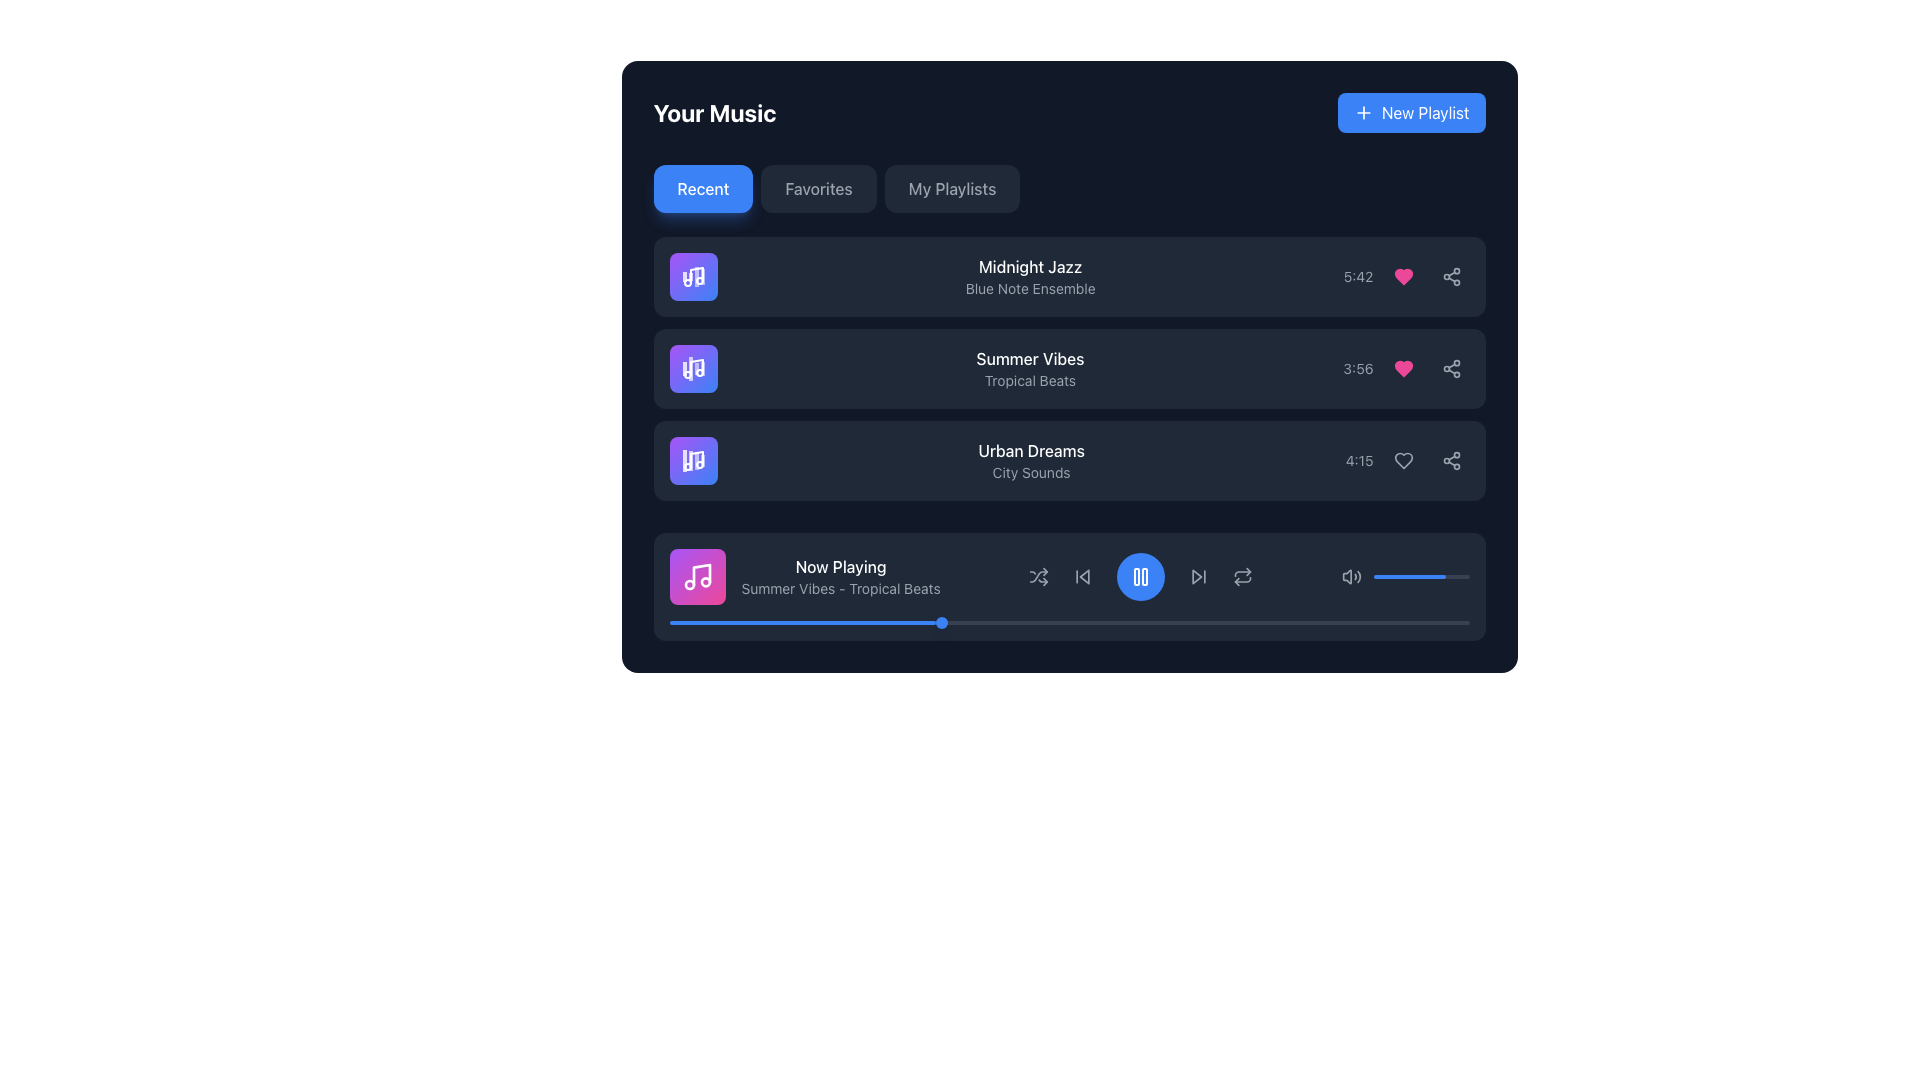 The image size is (1920, 1080). I want to click on the Header text indicating the section's purpose as a music-related interface, located at the top-left corner of its section, so click(715, 112).